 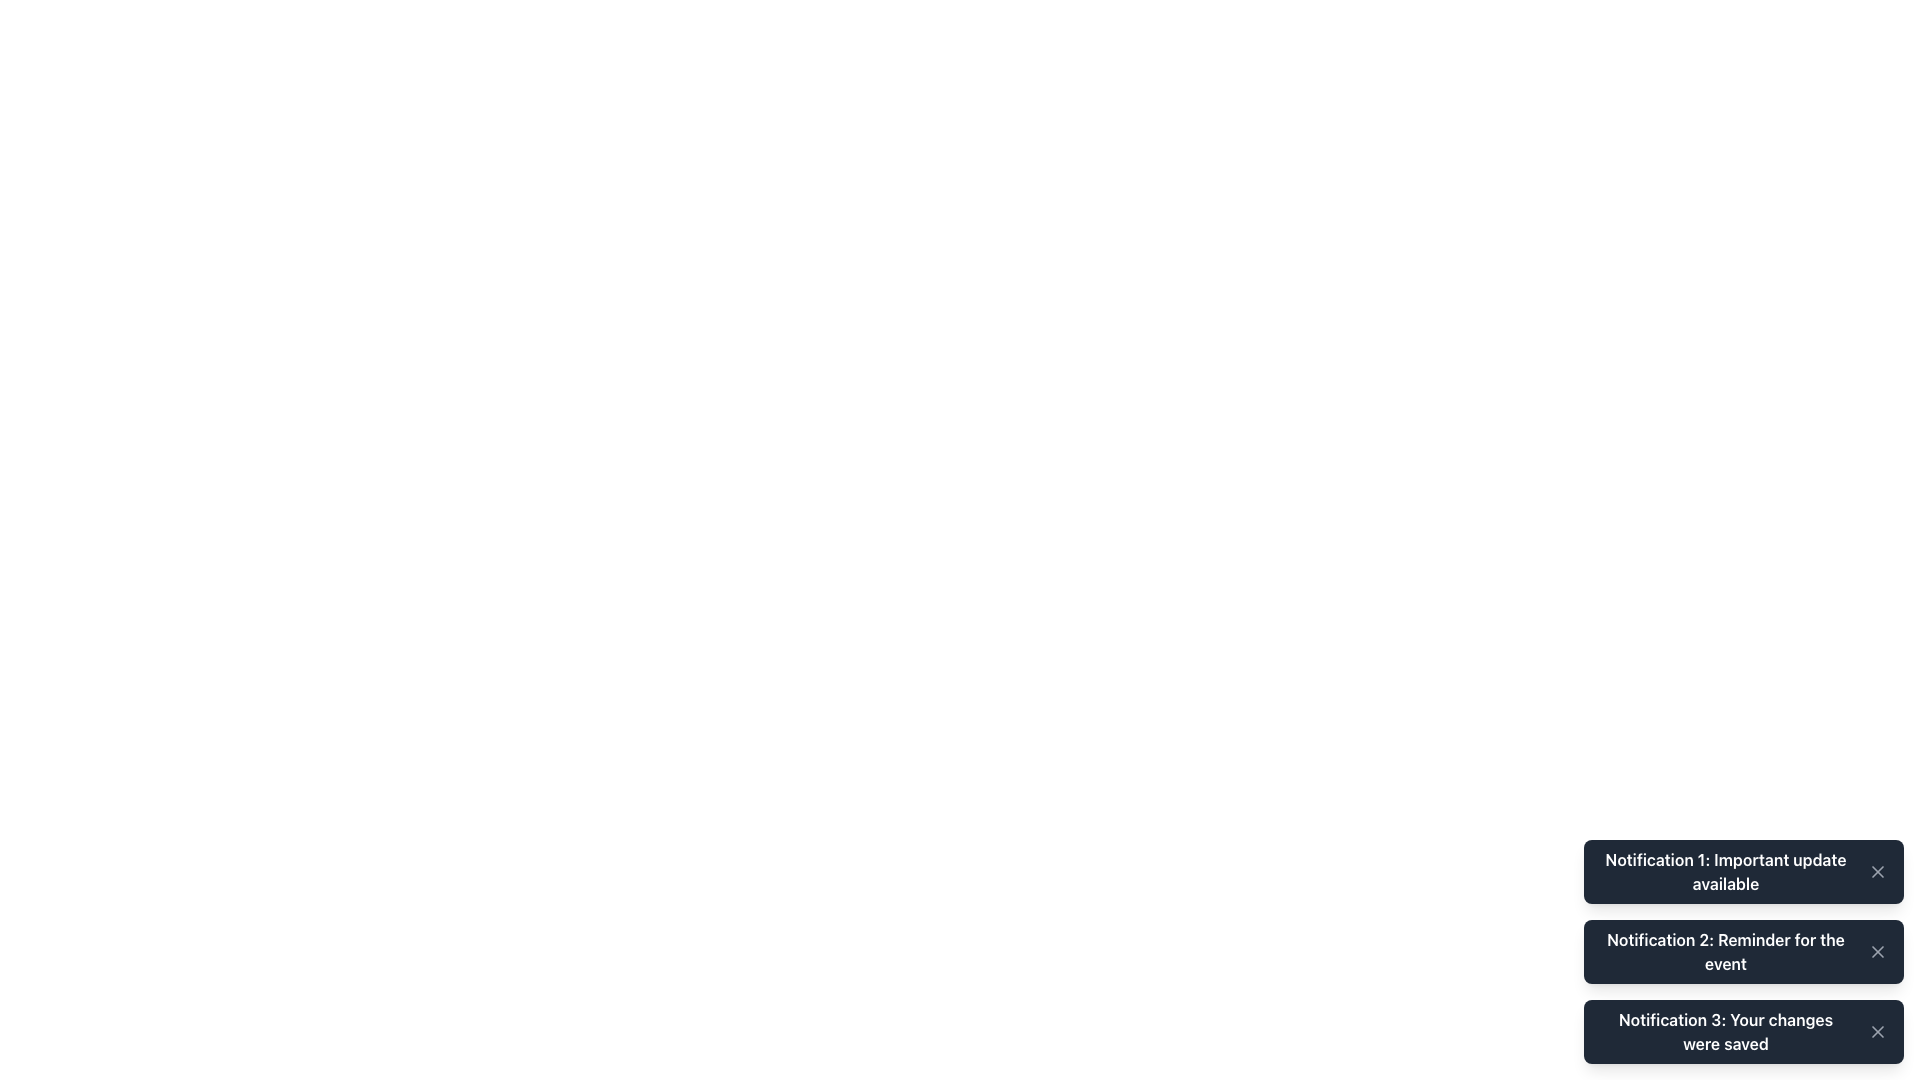 I want to click on the small cross icon within the circular shape that serves as the close icon for the third notification labeled 'Notification 3: Your changes were saved.', so click(x=1876, y=1032).